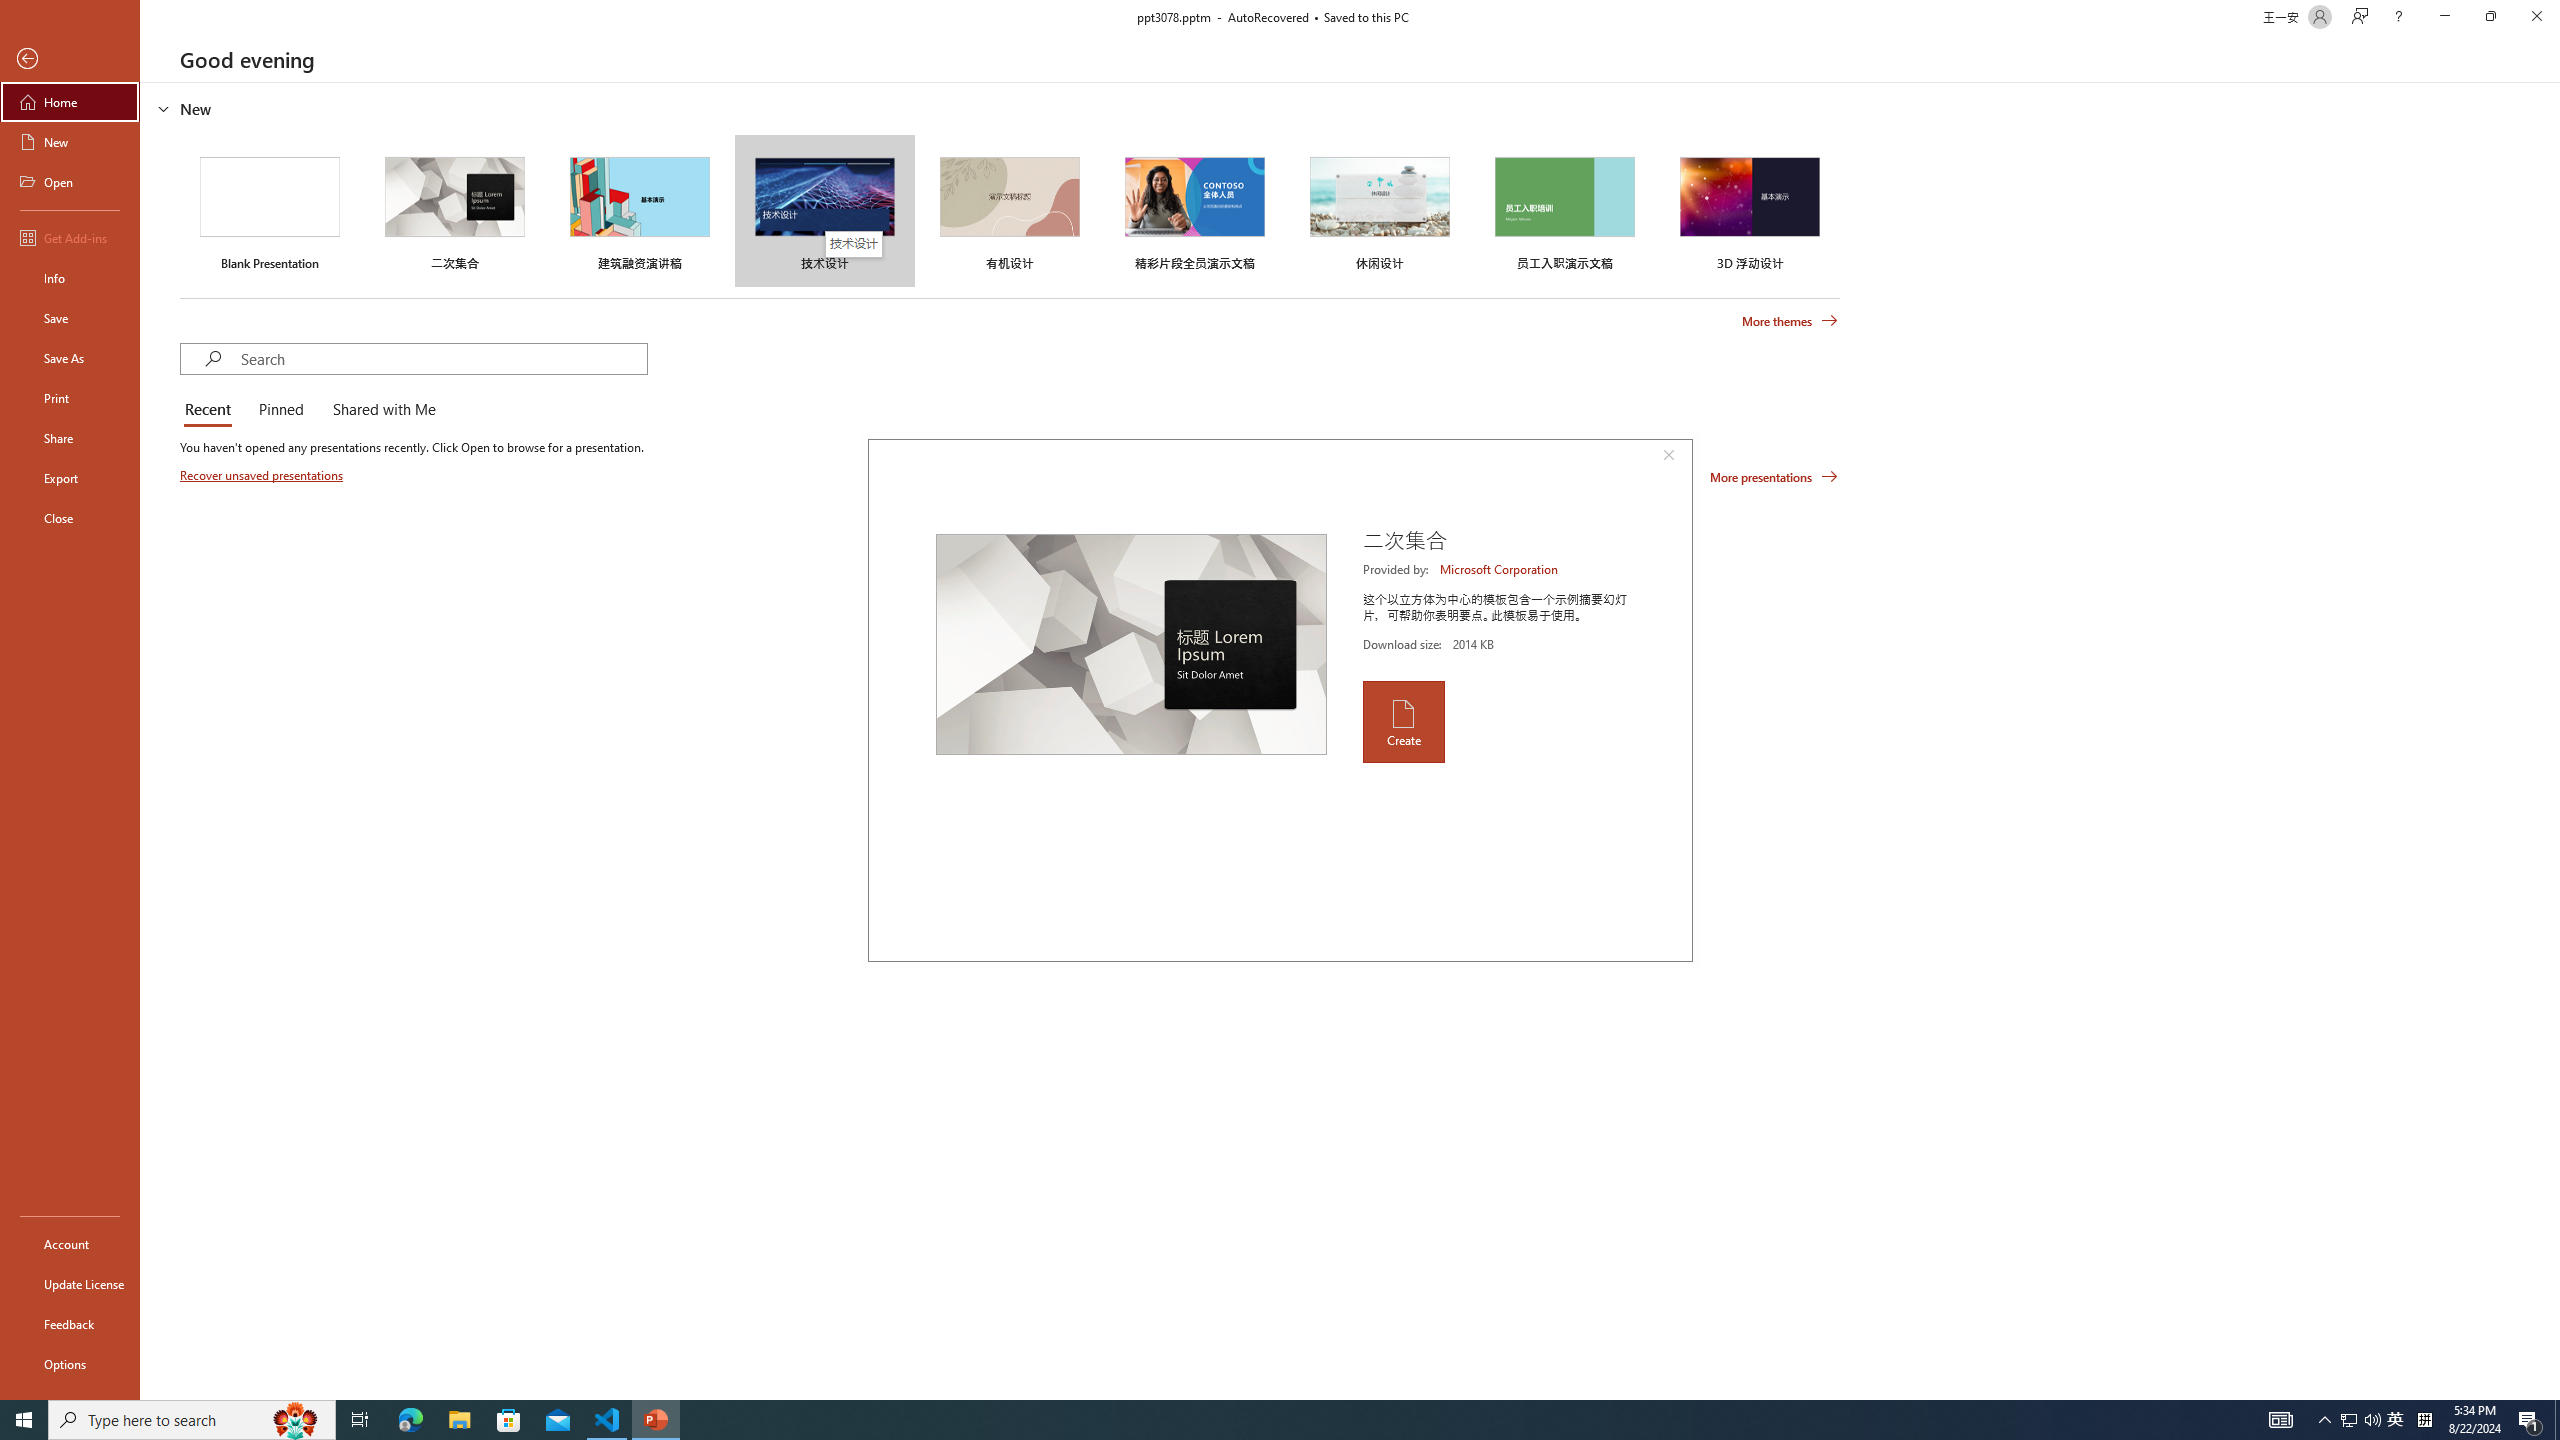  What do you see at coordinates (1773, 475) in the screenshot?
I see `'More presentations'` at bounding box center [1773, 475].